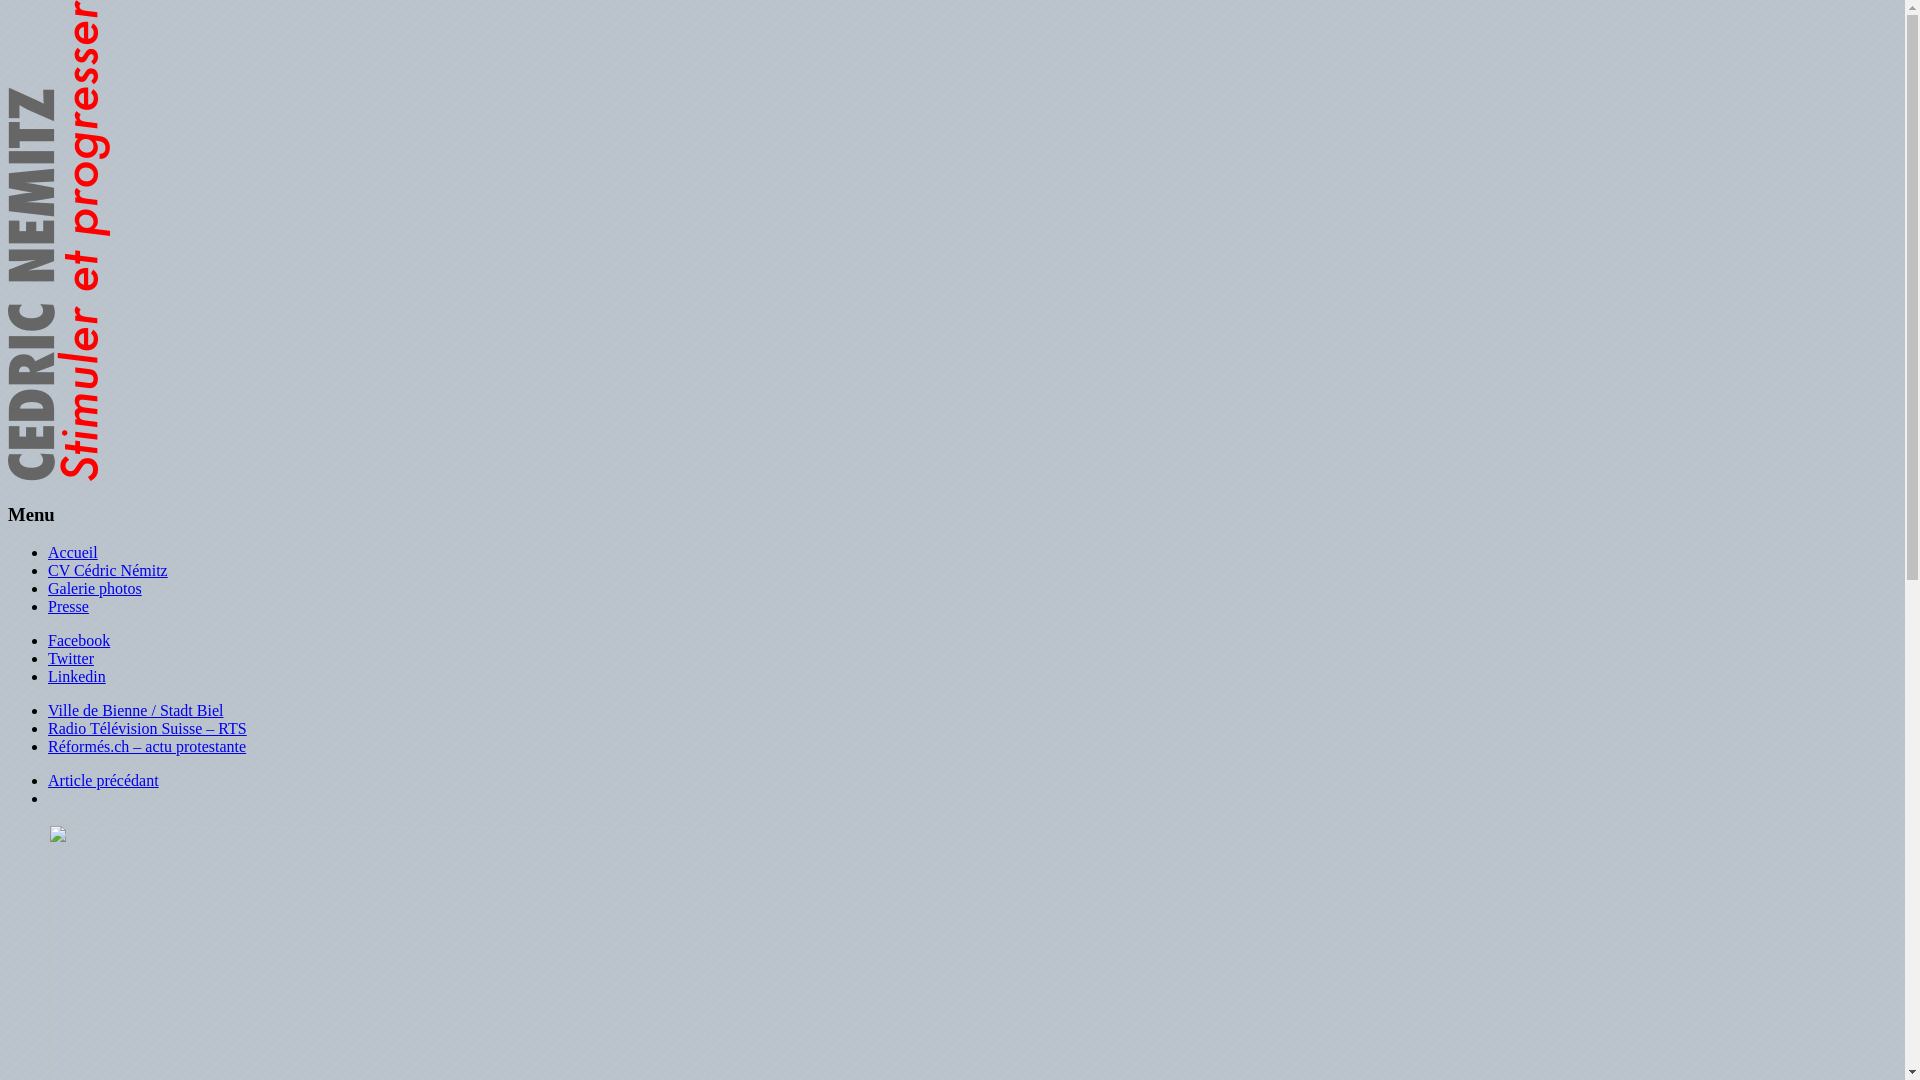  Describe the element at coordinates (71, 658) in the screenshot. I see `'Twitter'` at that location.